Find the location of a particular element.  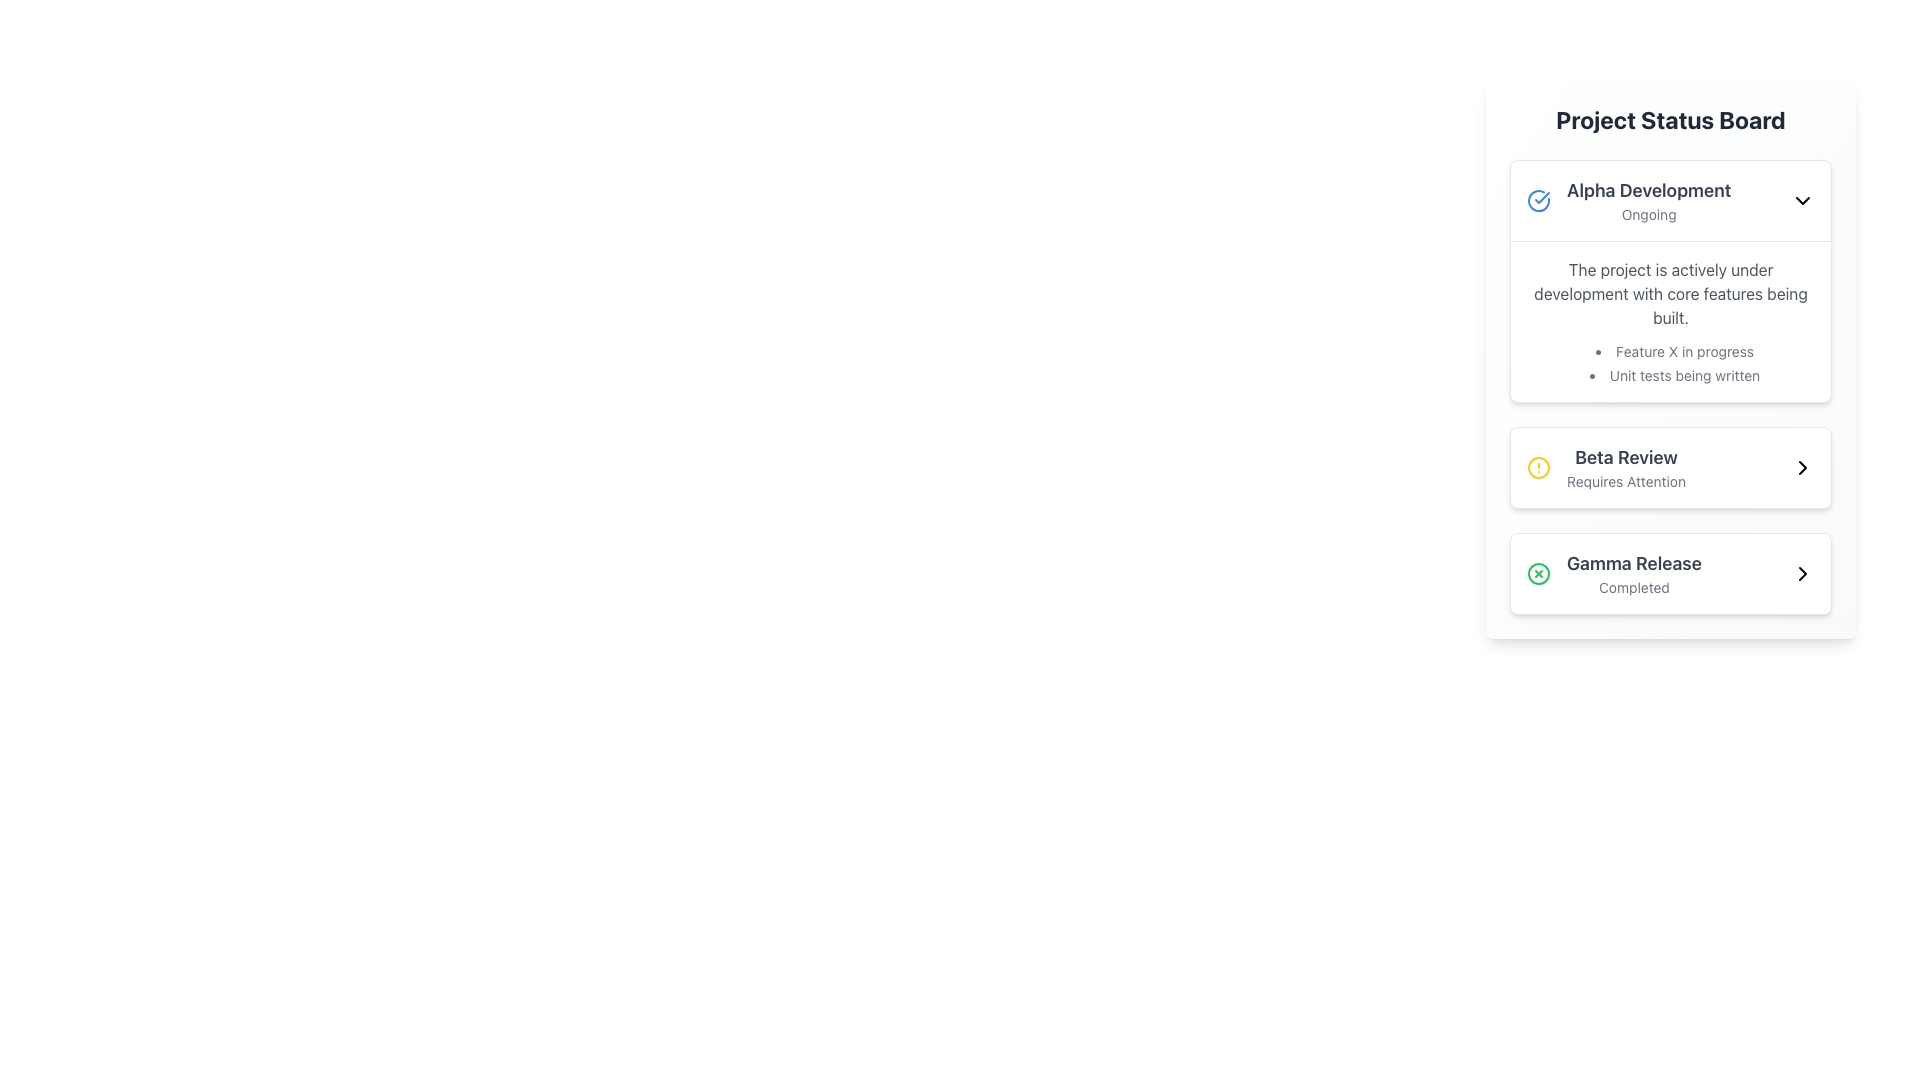

the unordered list located in the 'Alpha Development' section of the 'Project Status Board', positioned below the description text about project development is located at coordinates (1670, 363).